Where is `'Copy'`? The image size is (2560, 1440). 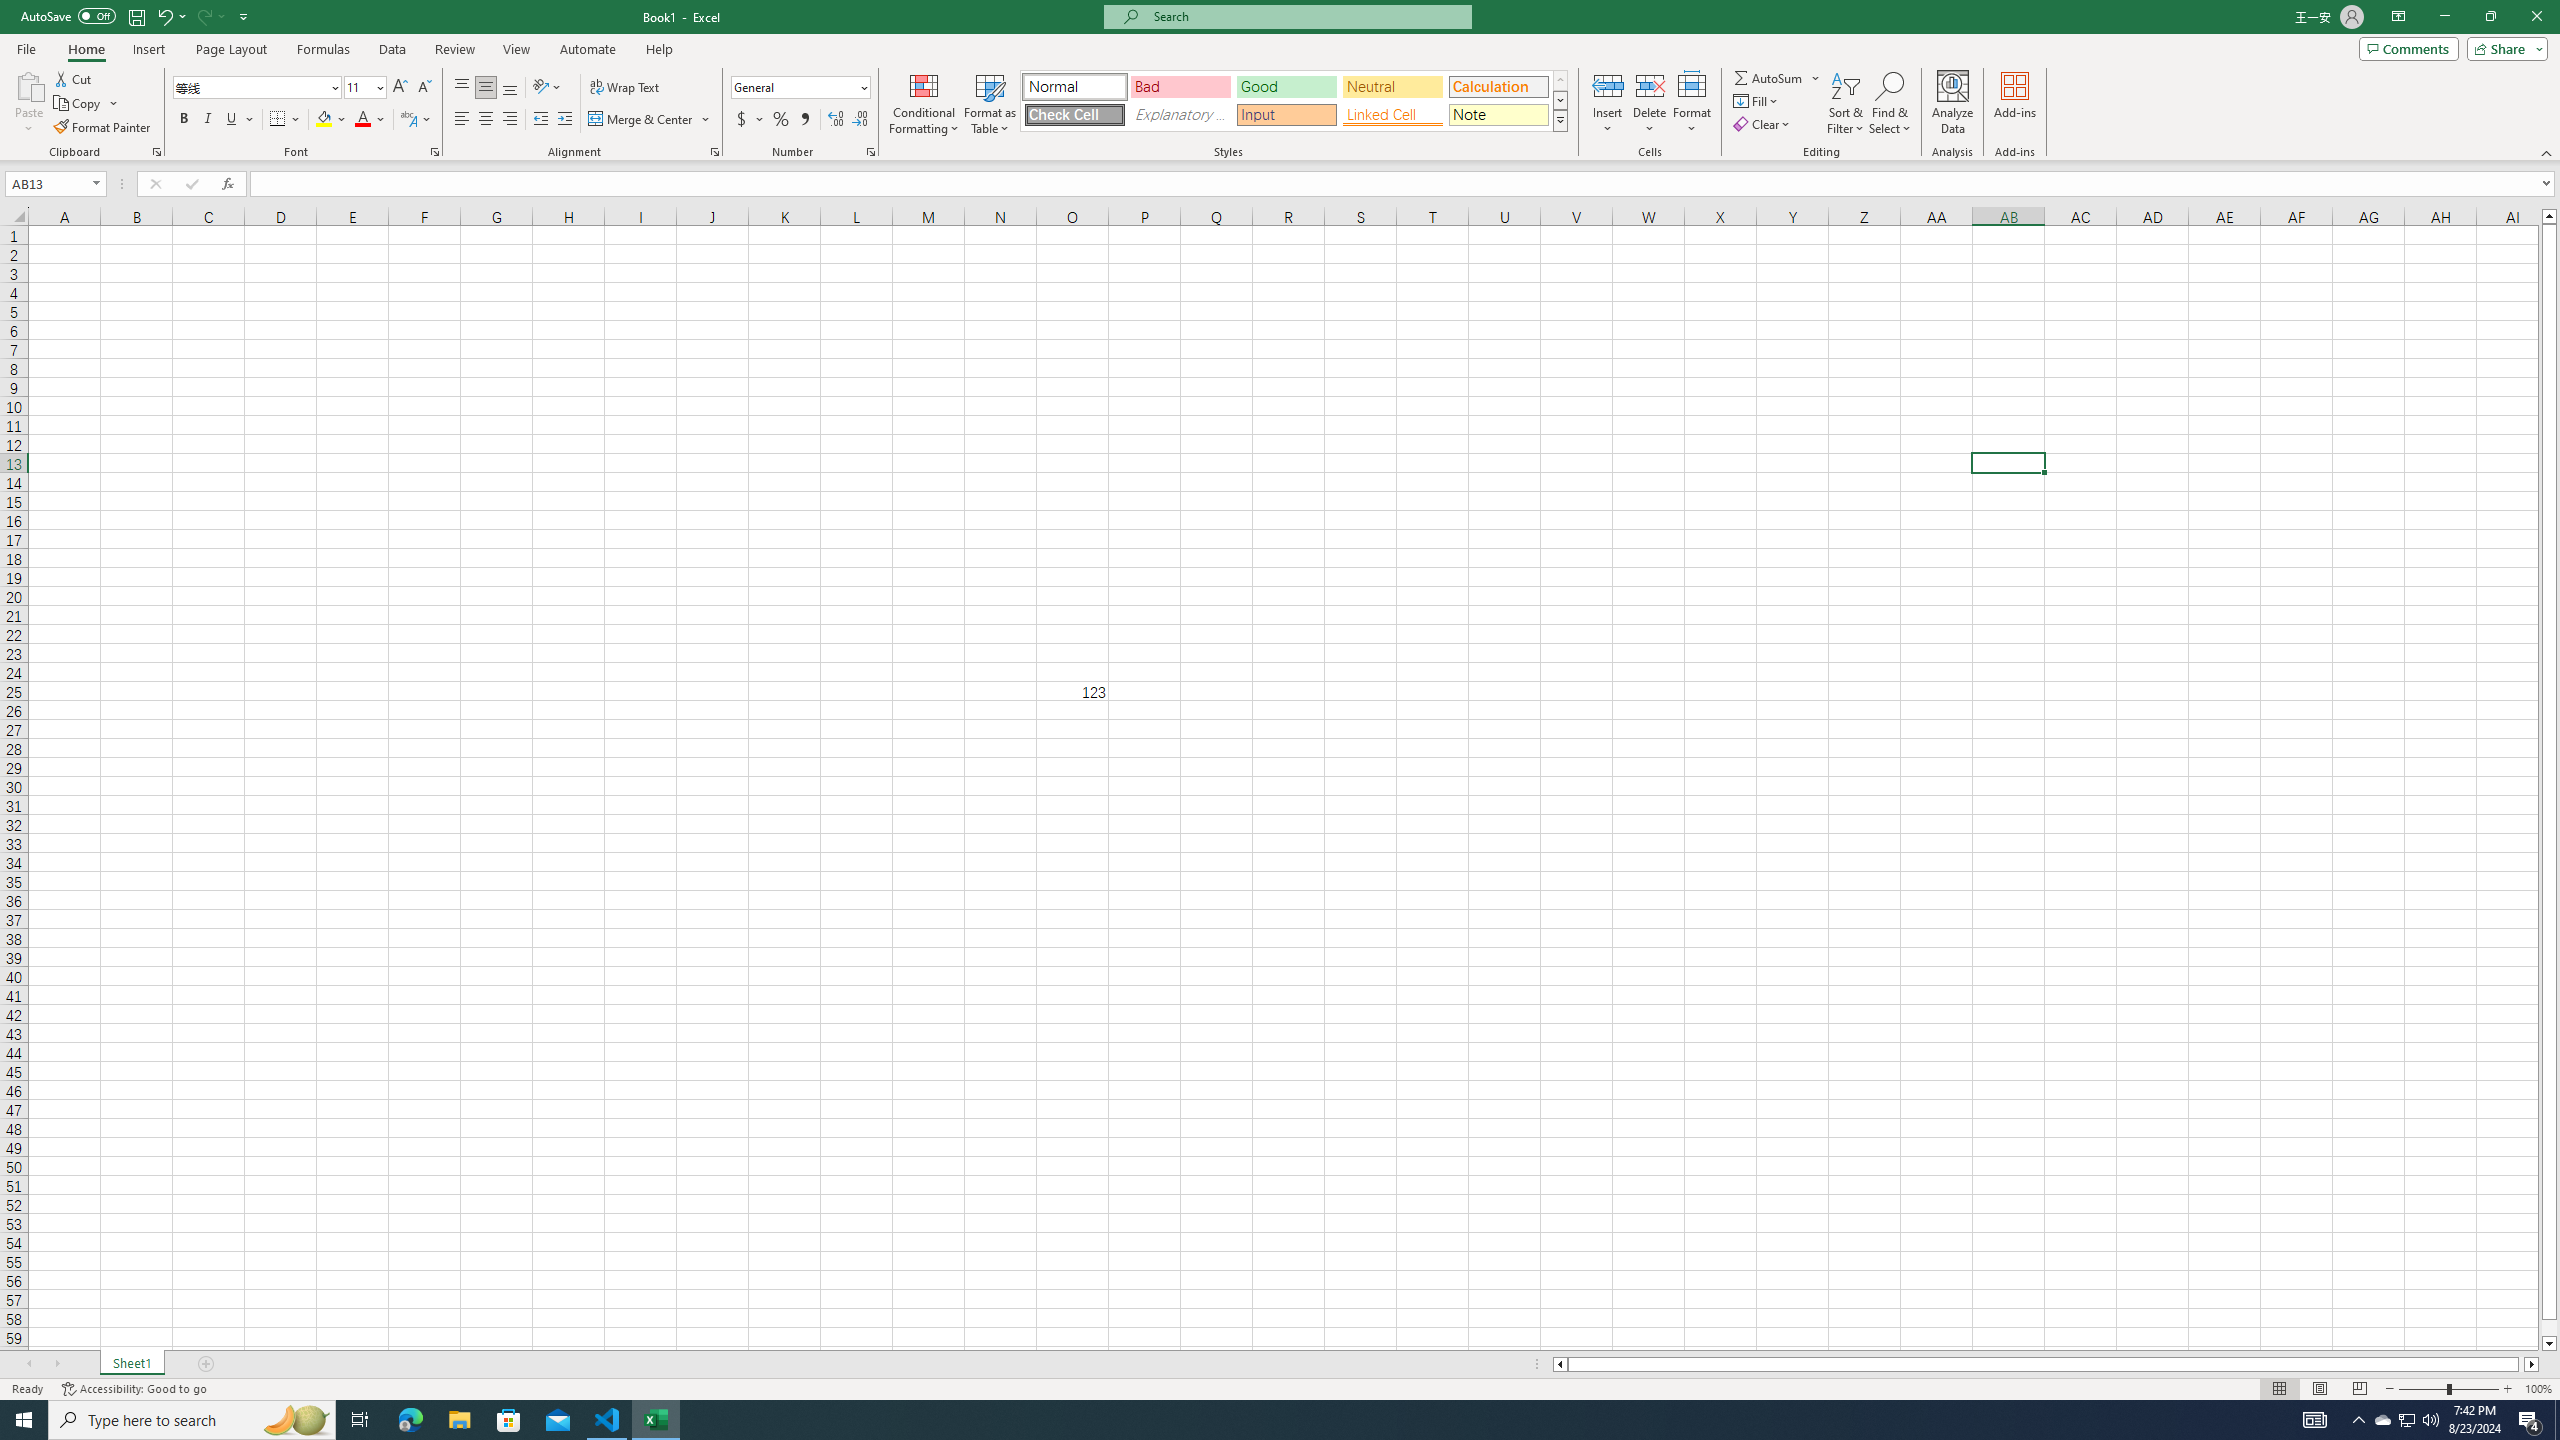 'Copy' is located at coordinates (78, 103).